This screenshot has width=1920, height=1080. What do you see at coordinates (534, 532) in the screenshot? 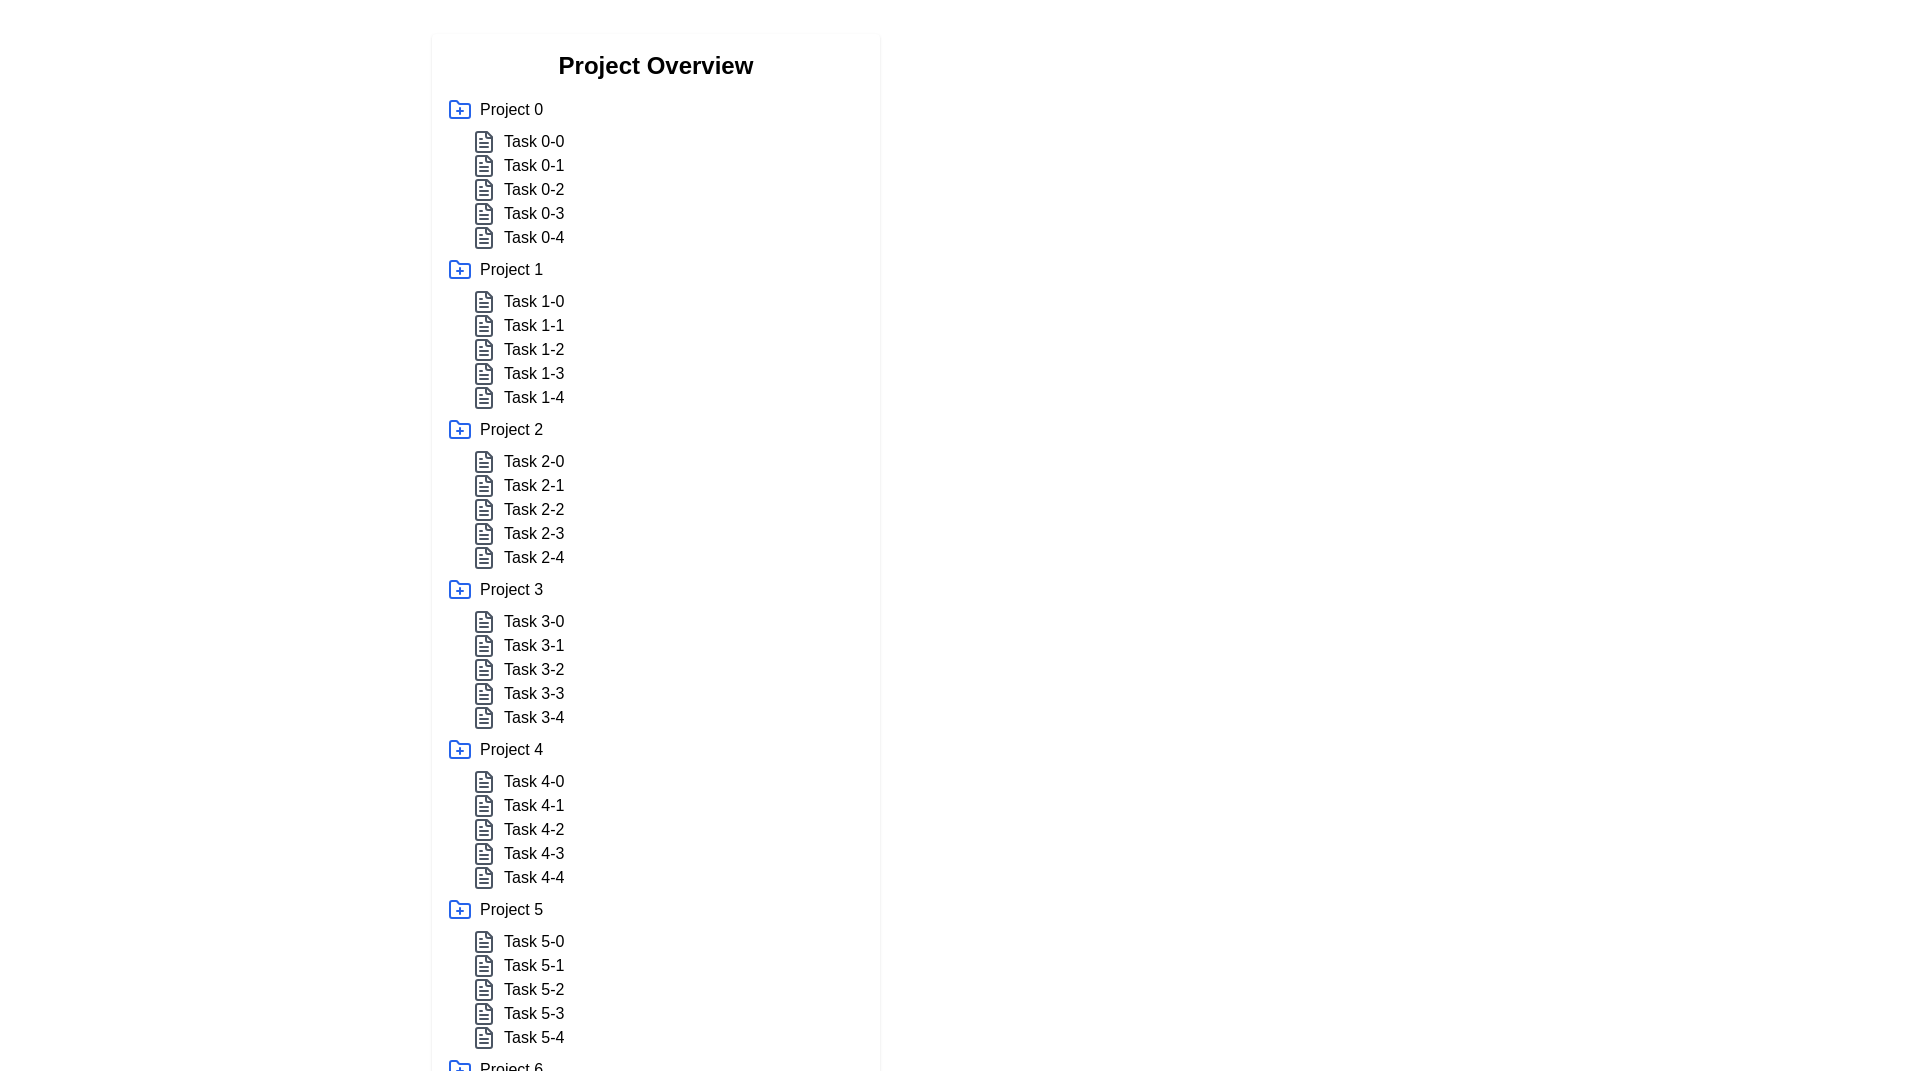
I see `the text label 'Task 2-3' in the project hierarchy` at bounding box center [534, 532].